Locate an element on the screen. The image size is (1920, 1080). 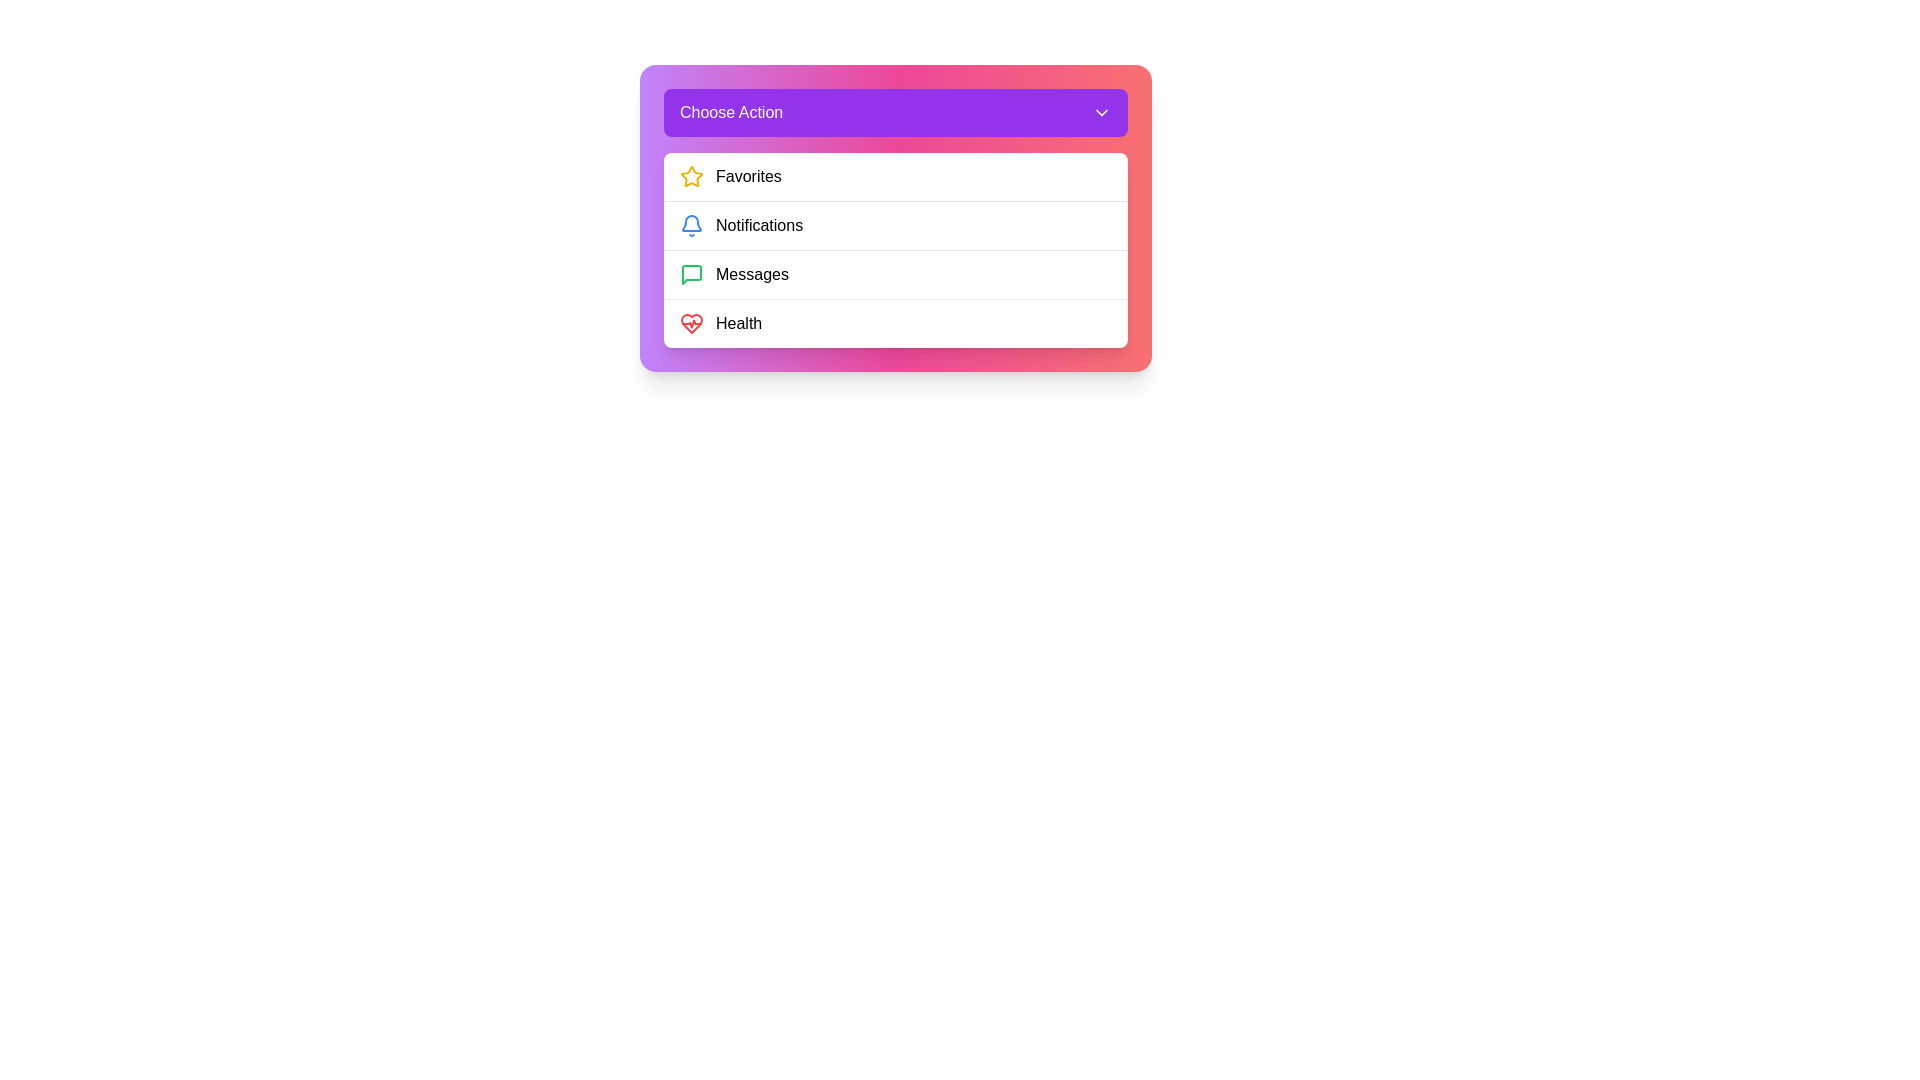
the downward-pointing chevron icon located at the right end of the 'Choose Action' purple bar is located at coordinates (1101, 112).